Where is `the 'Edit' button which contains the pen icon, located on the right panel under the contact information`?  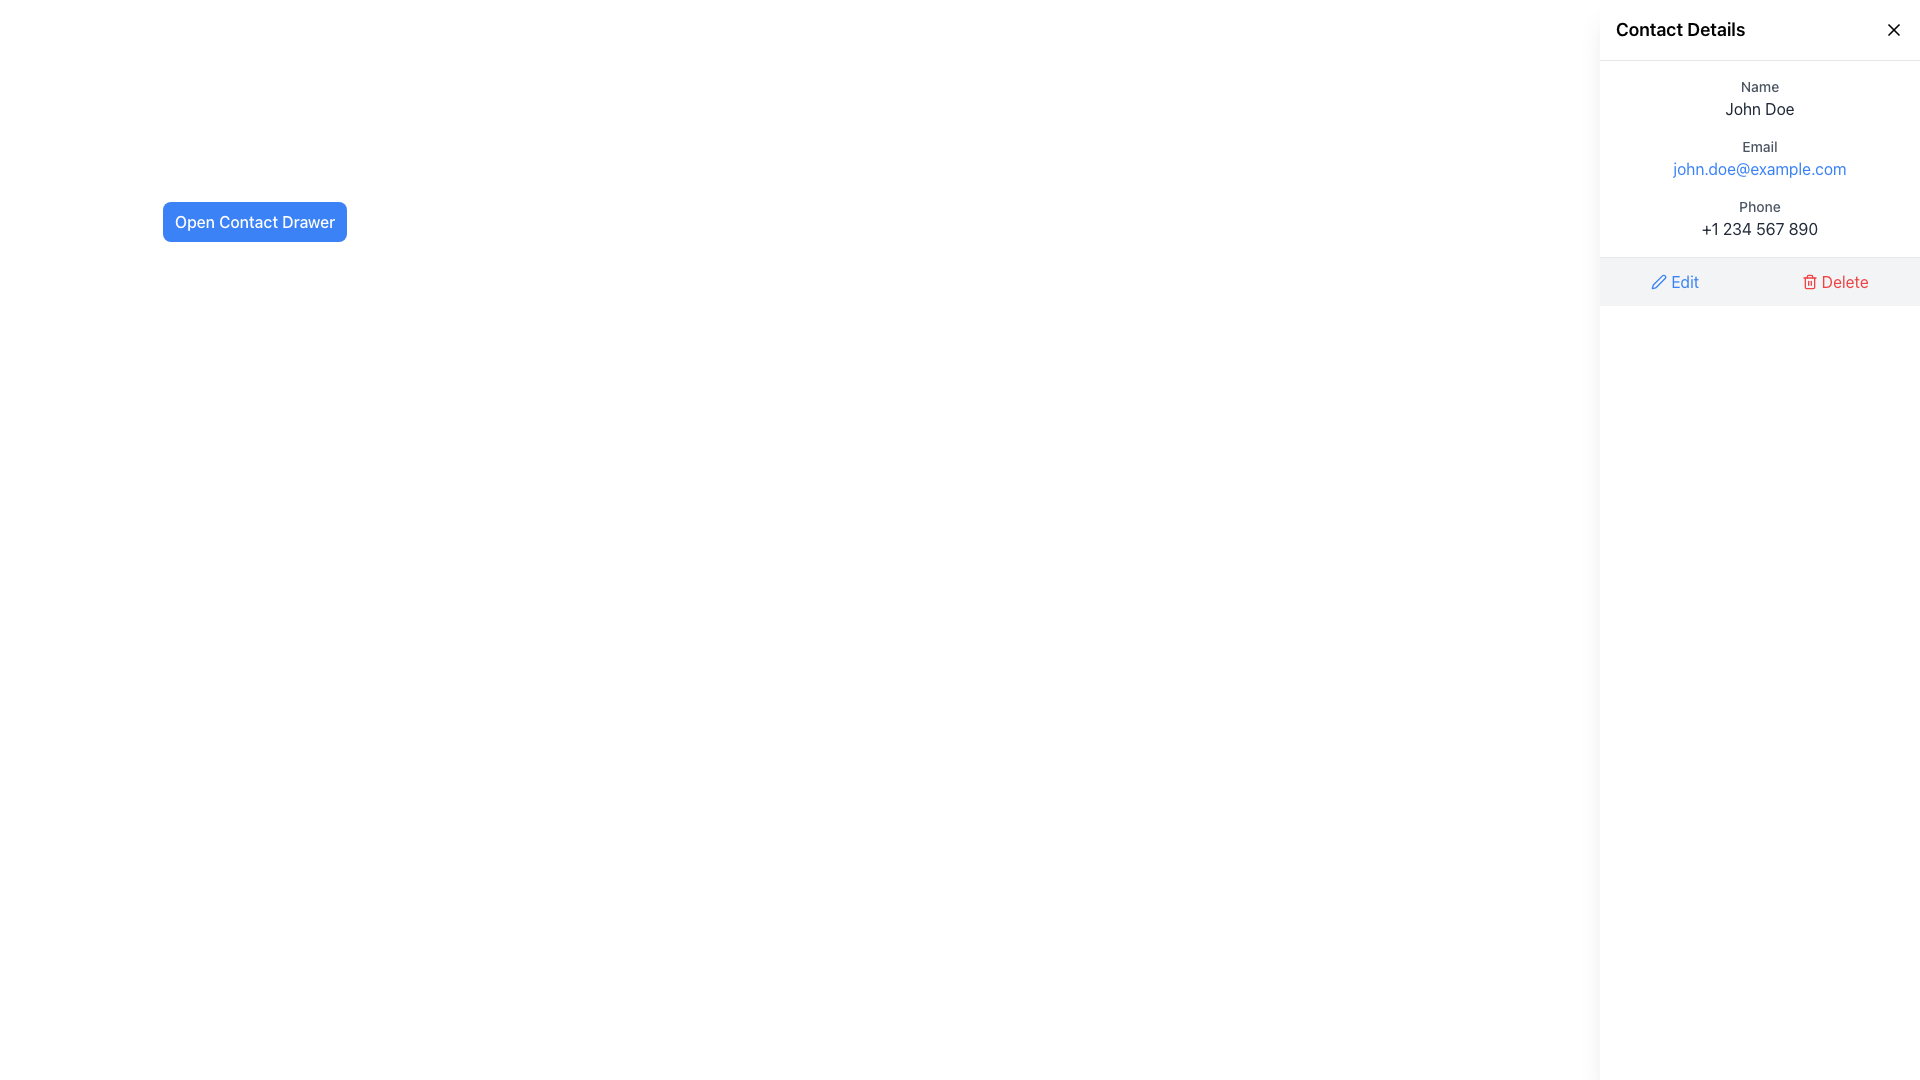
the 'Edit' button which contains the pen icon, located on the right panel under the contact information is located at coordinates (1659, 281).